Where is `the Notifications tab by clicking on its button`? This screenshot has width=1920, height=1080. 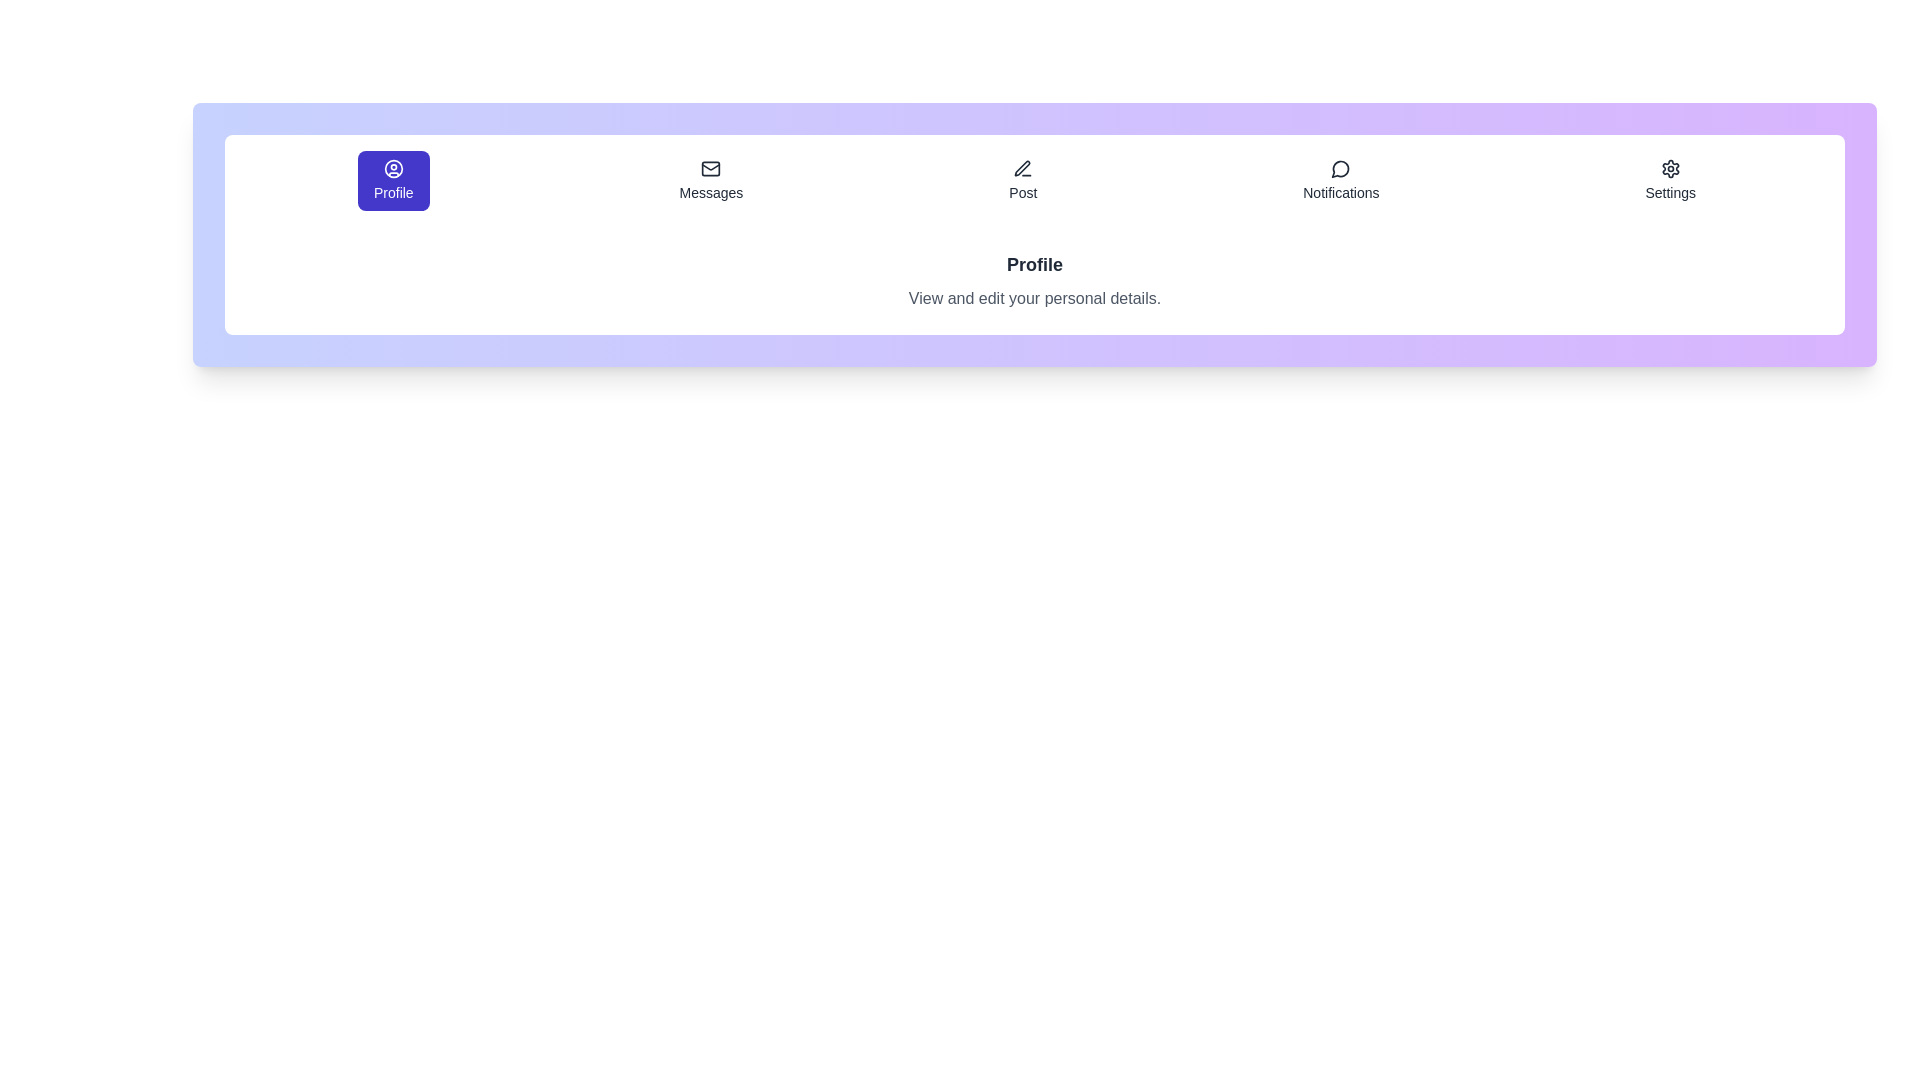 the Notifications tab by clicking on its button is located at coordinates (1341, 181).